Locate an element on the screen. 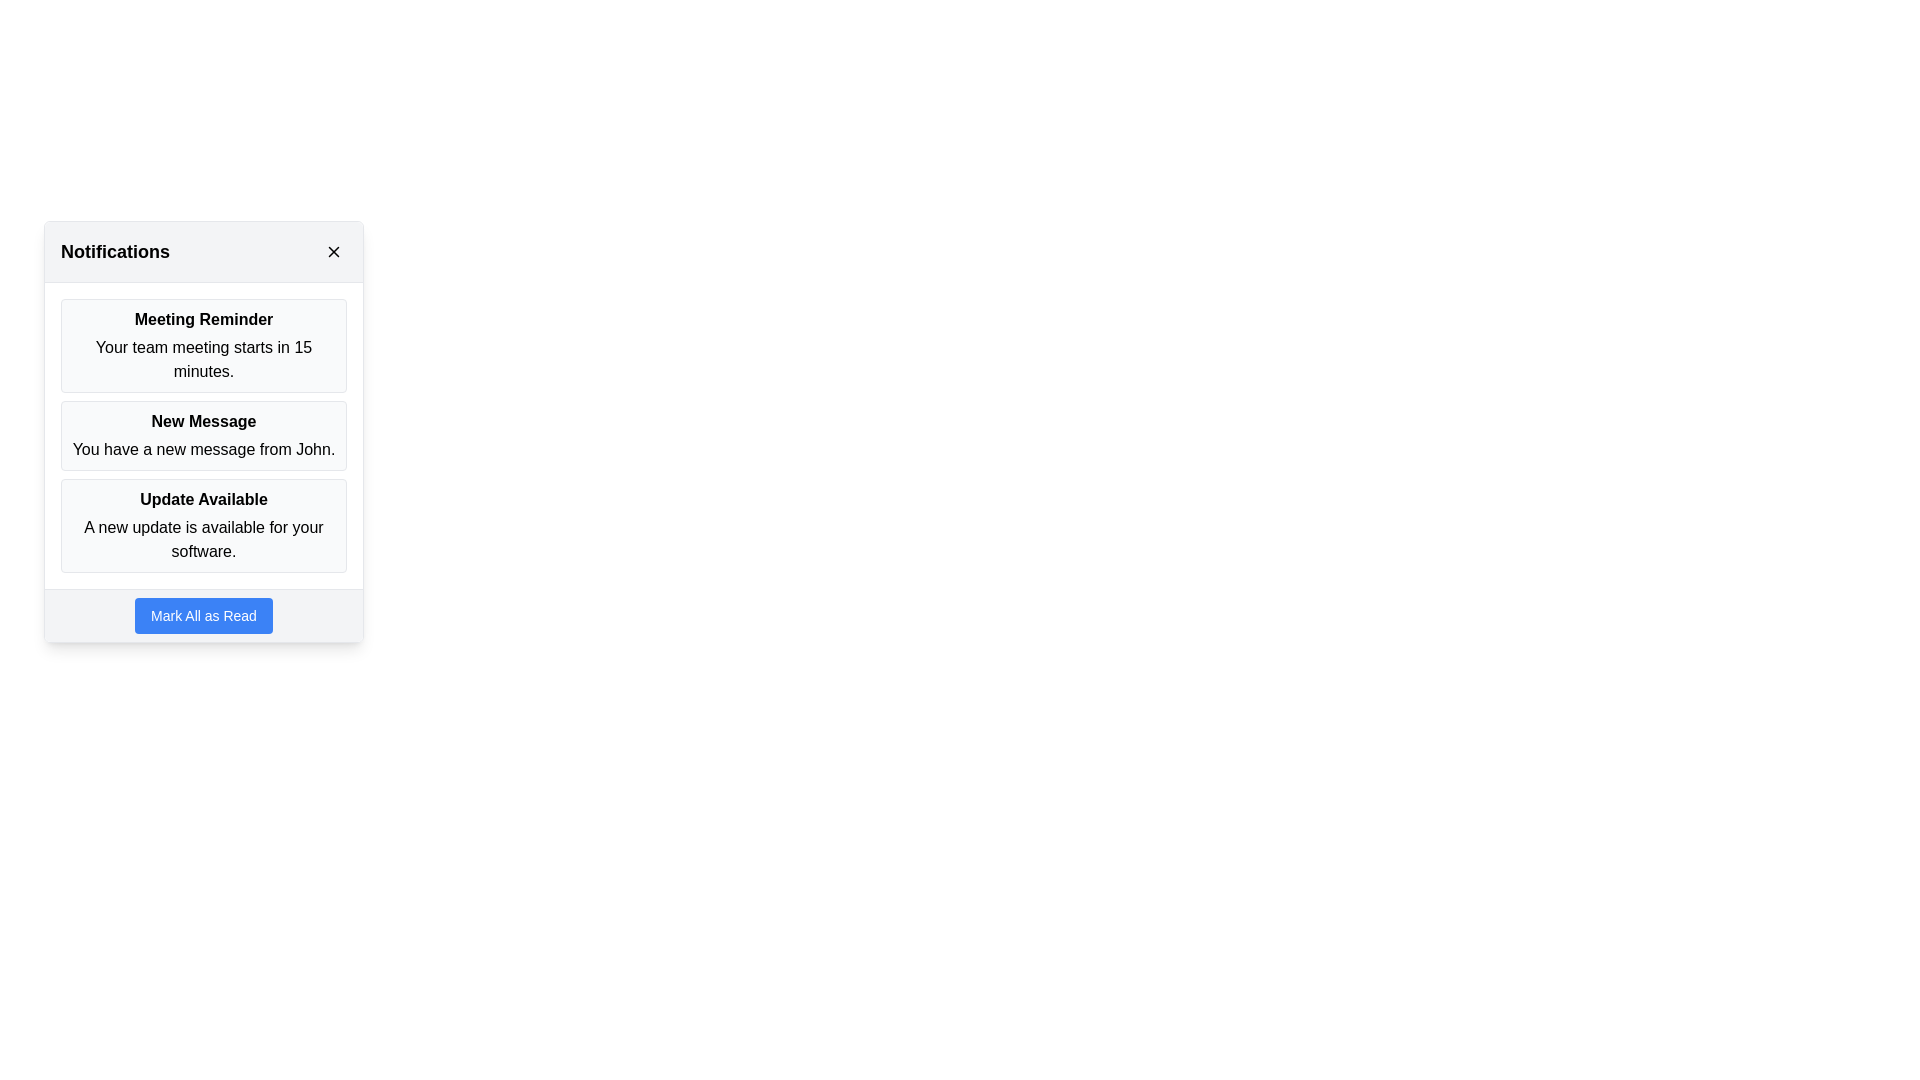 The image size is (1920, 1080). informational text notification that states 'A new update is available for your software.' located in the notification panel under the title 'Update Available' is located at coordinates (203, 540).